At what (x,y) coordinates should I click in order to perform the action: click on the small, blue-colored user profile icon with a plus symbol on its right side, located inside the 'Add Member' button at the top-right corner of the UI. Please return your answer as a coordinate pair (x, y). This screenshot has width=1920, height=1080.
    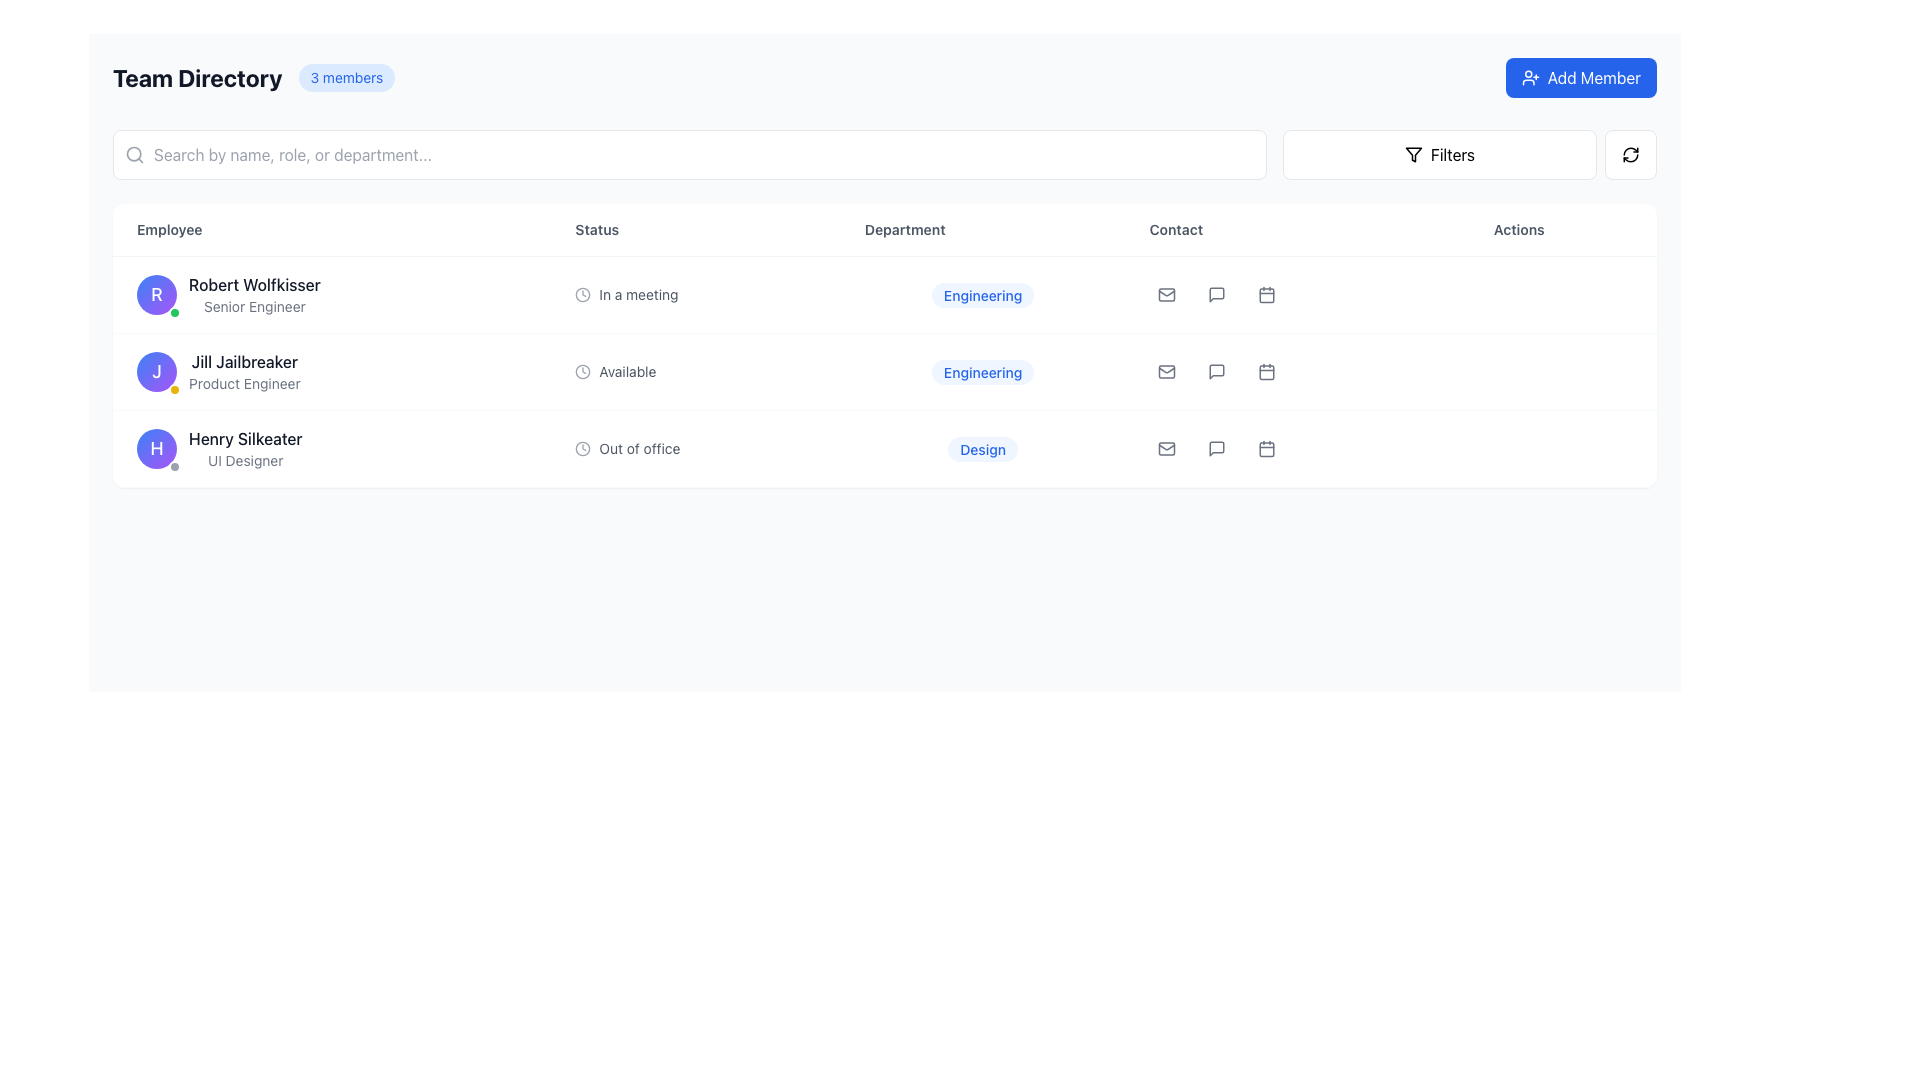
    Looking at the image, I should click on (1529, 76).